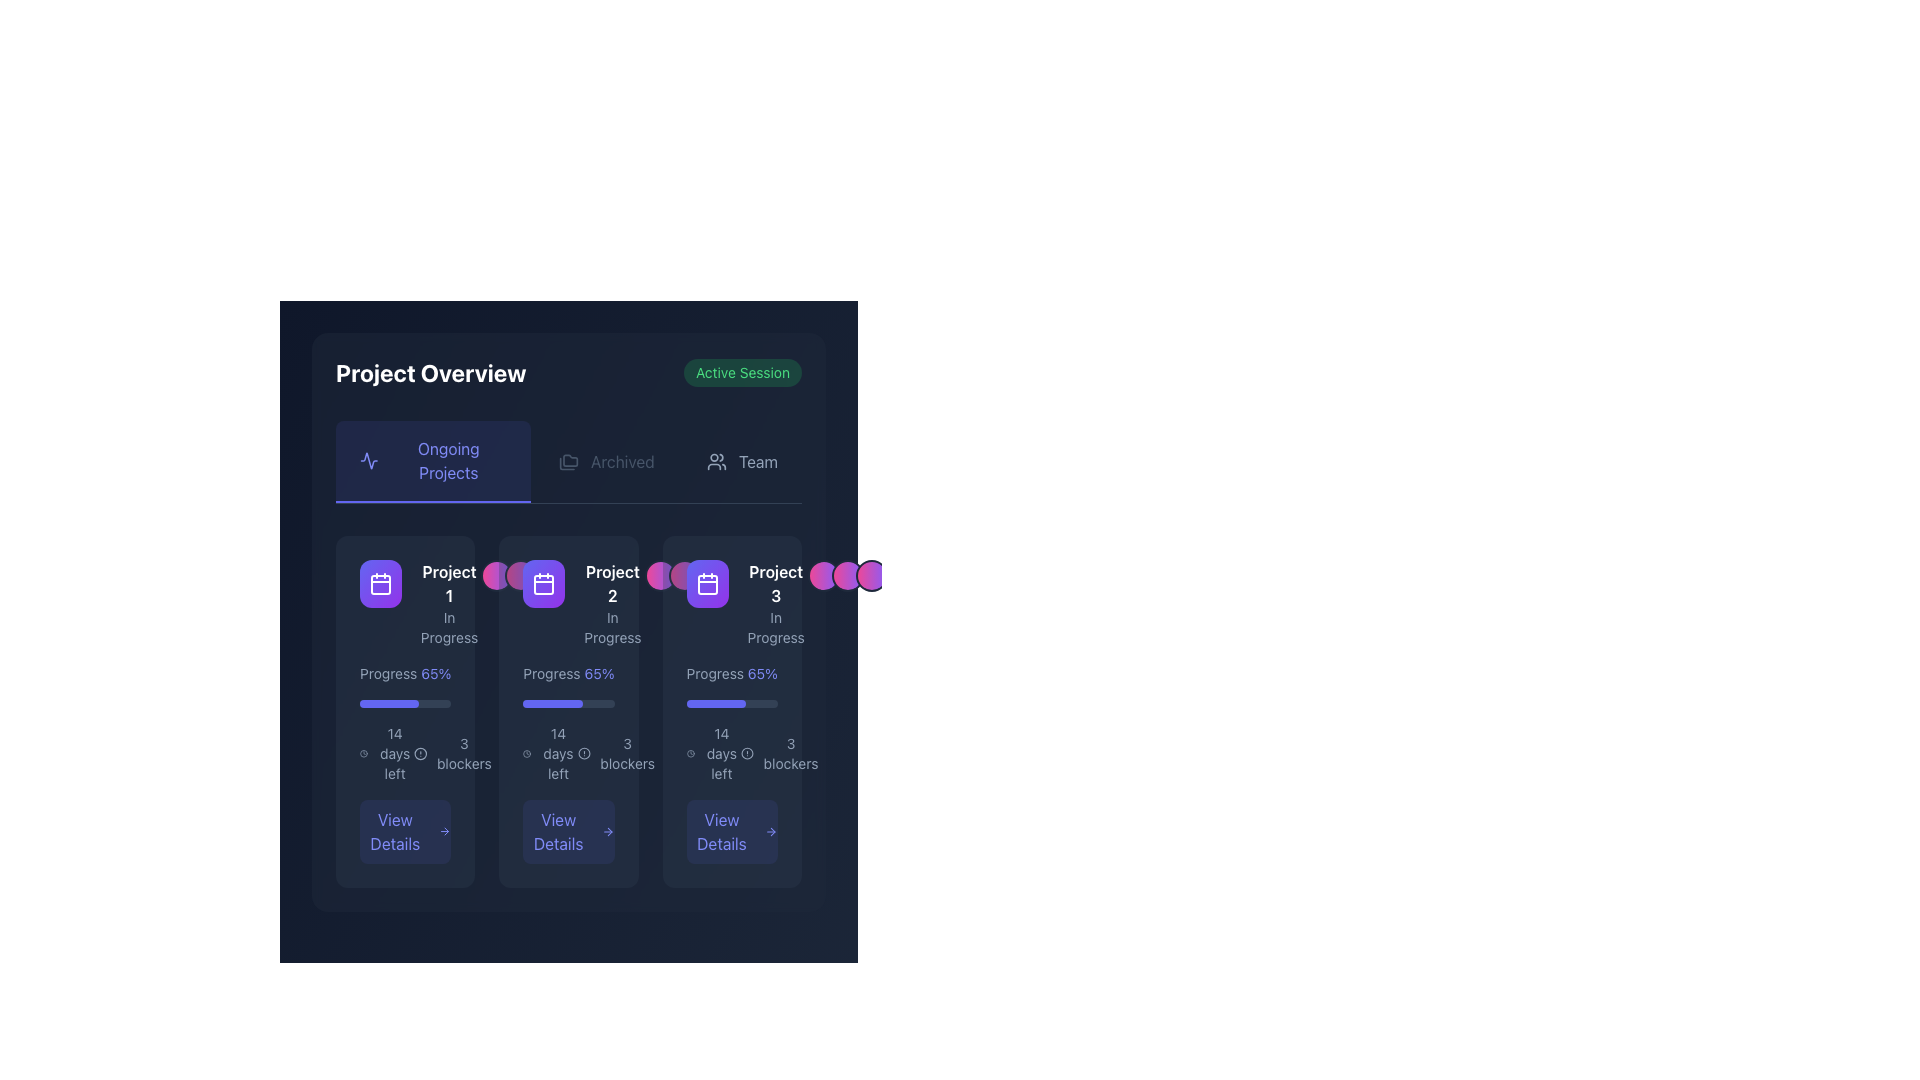 This screenshot has width=1920, height=1080. What do you see at coordinates (521, 575) in the screenshot?
I see `into view the Avatar group representing members of the 'Project 2' card, located to the right of the project's title and status in the 'Ongoing Projects' section` at bounding box center [521, 575].